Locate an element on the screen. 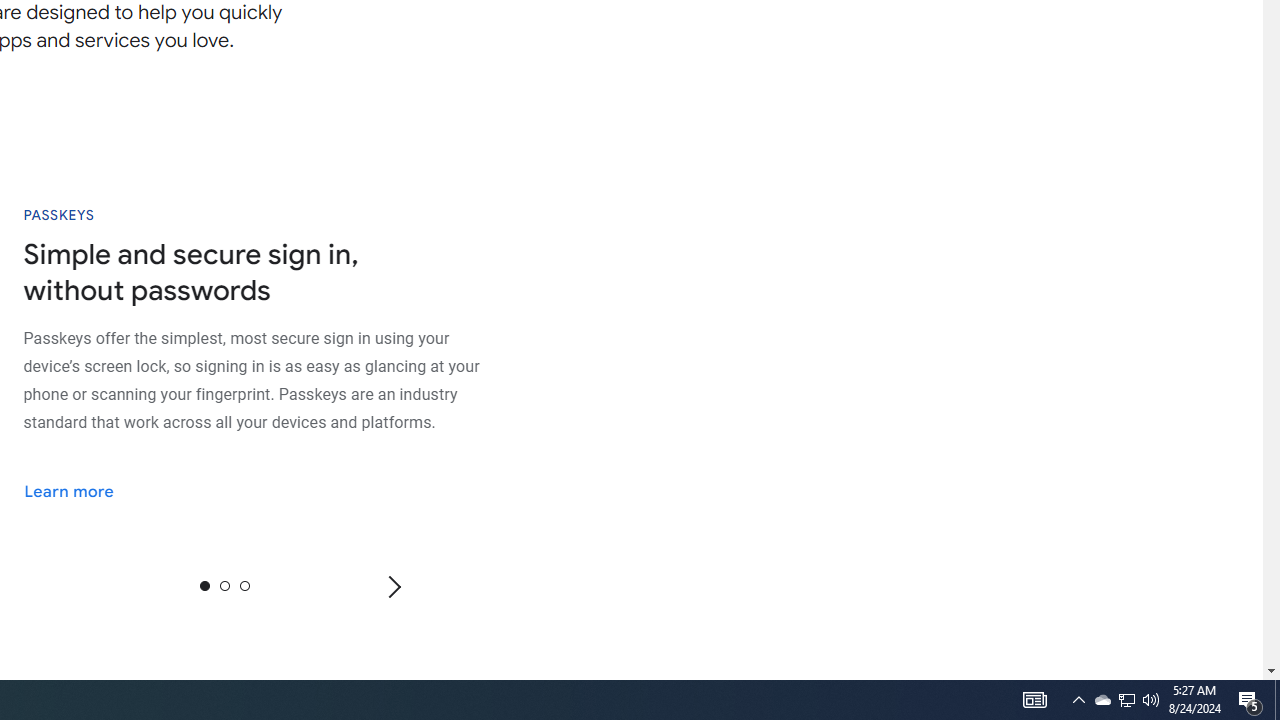  'Next' is located at coordinates (393, 585).